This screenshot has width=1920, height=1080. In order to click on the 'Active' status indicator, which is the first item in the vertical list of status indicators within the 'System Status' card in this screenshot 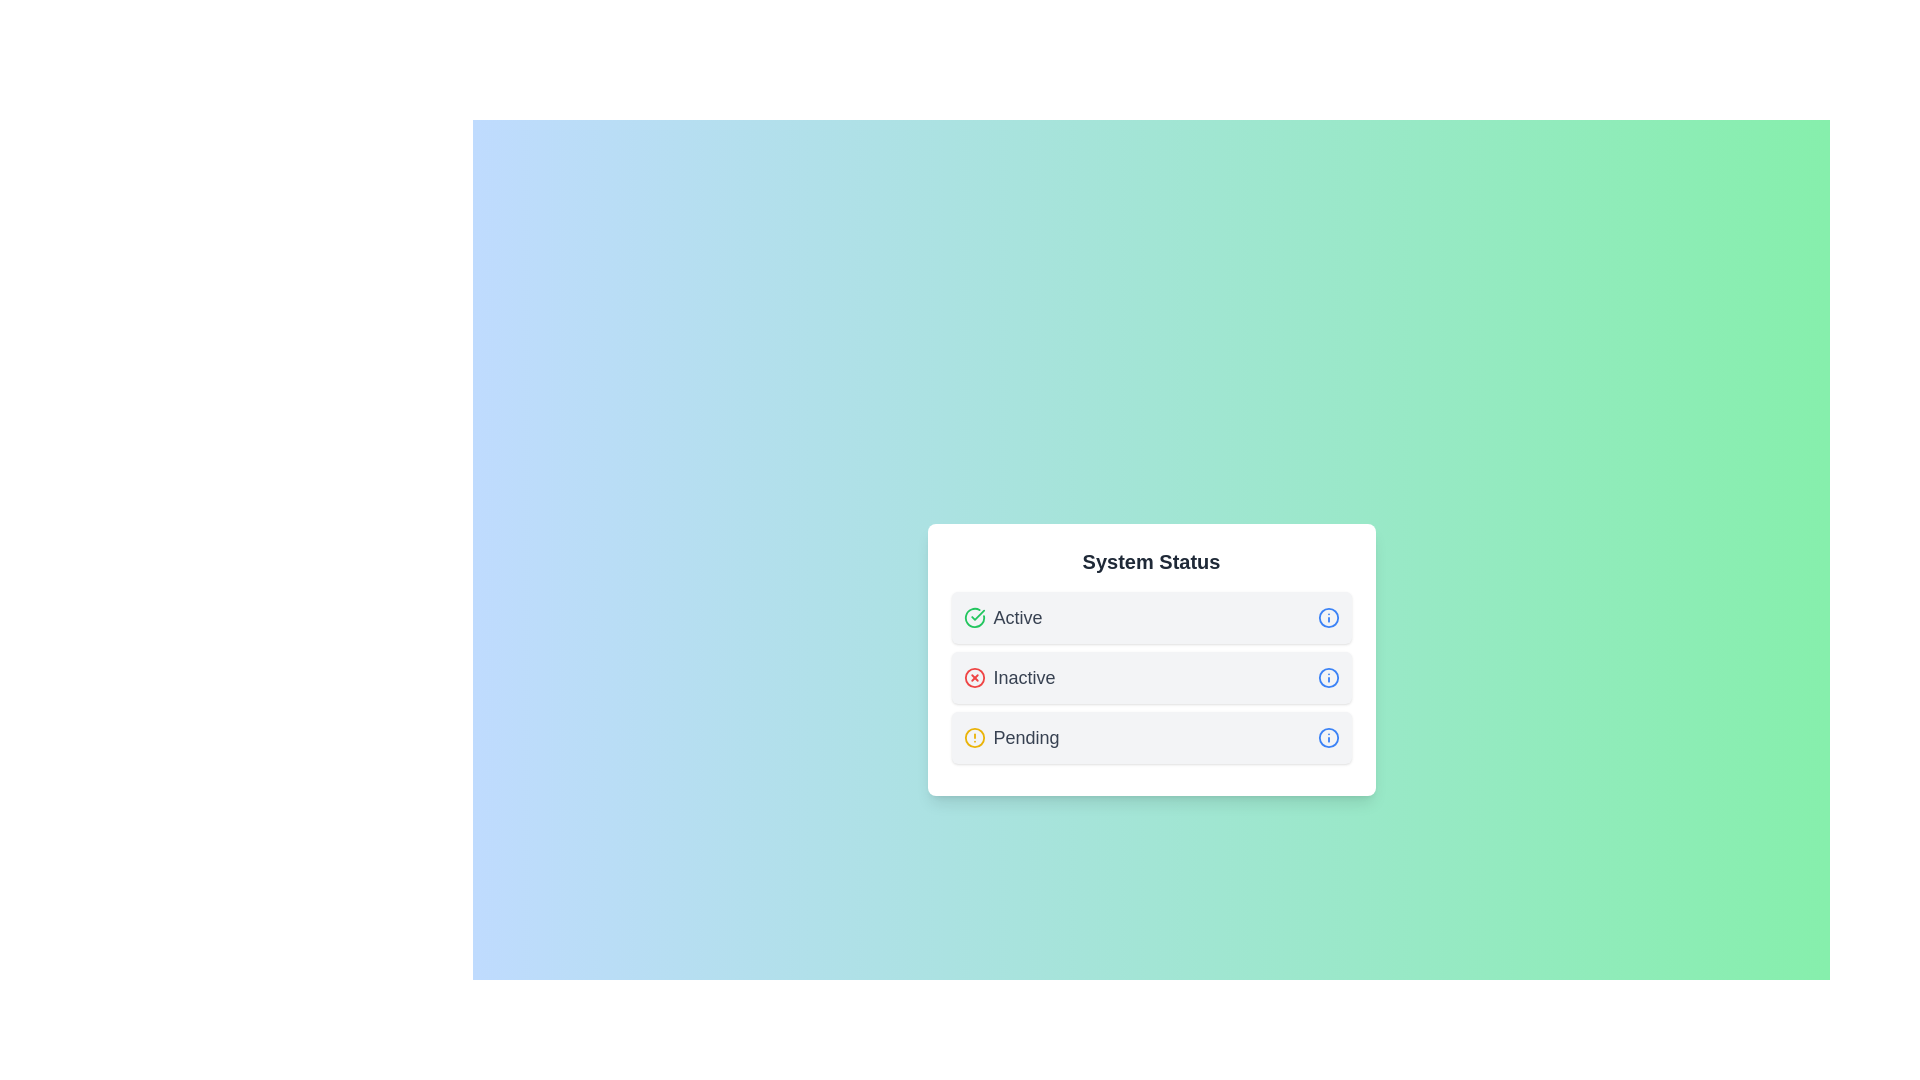, I will do `click(1151, 616)`.